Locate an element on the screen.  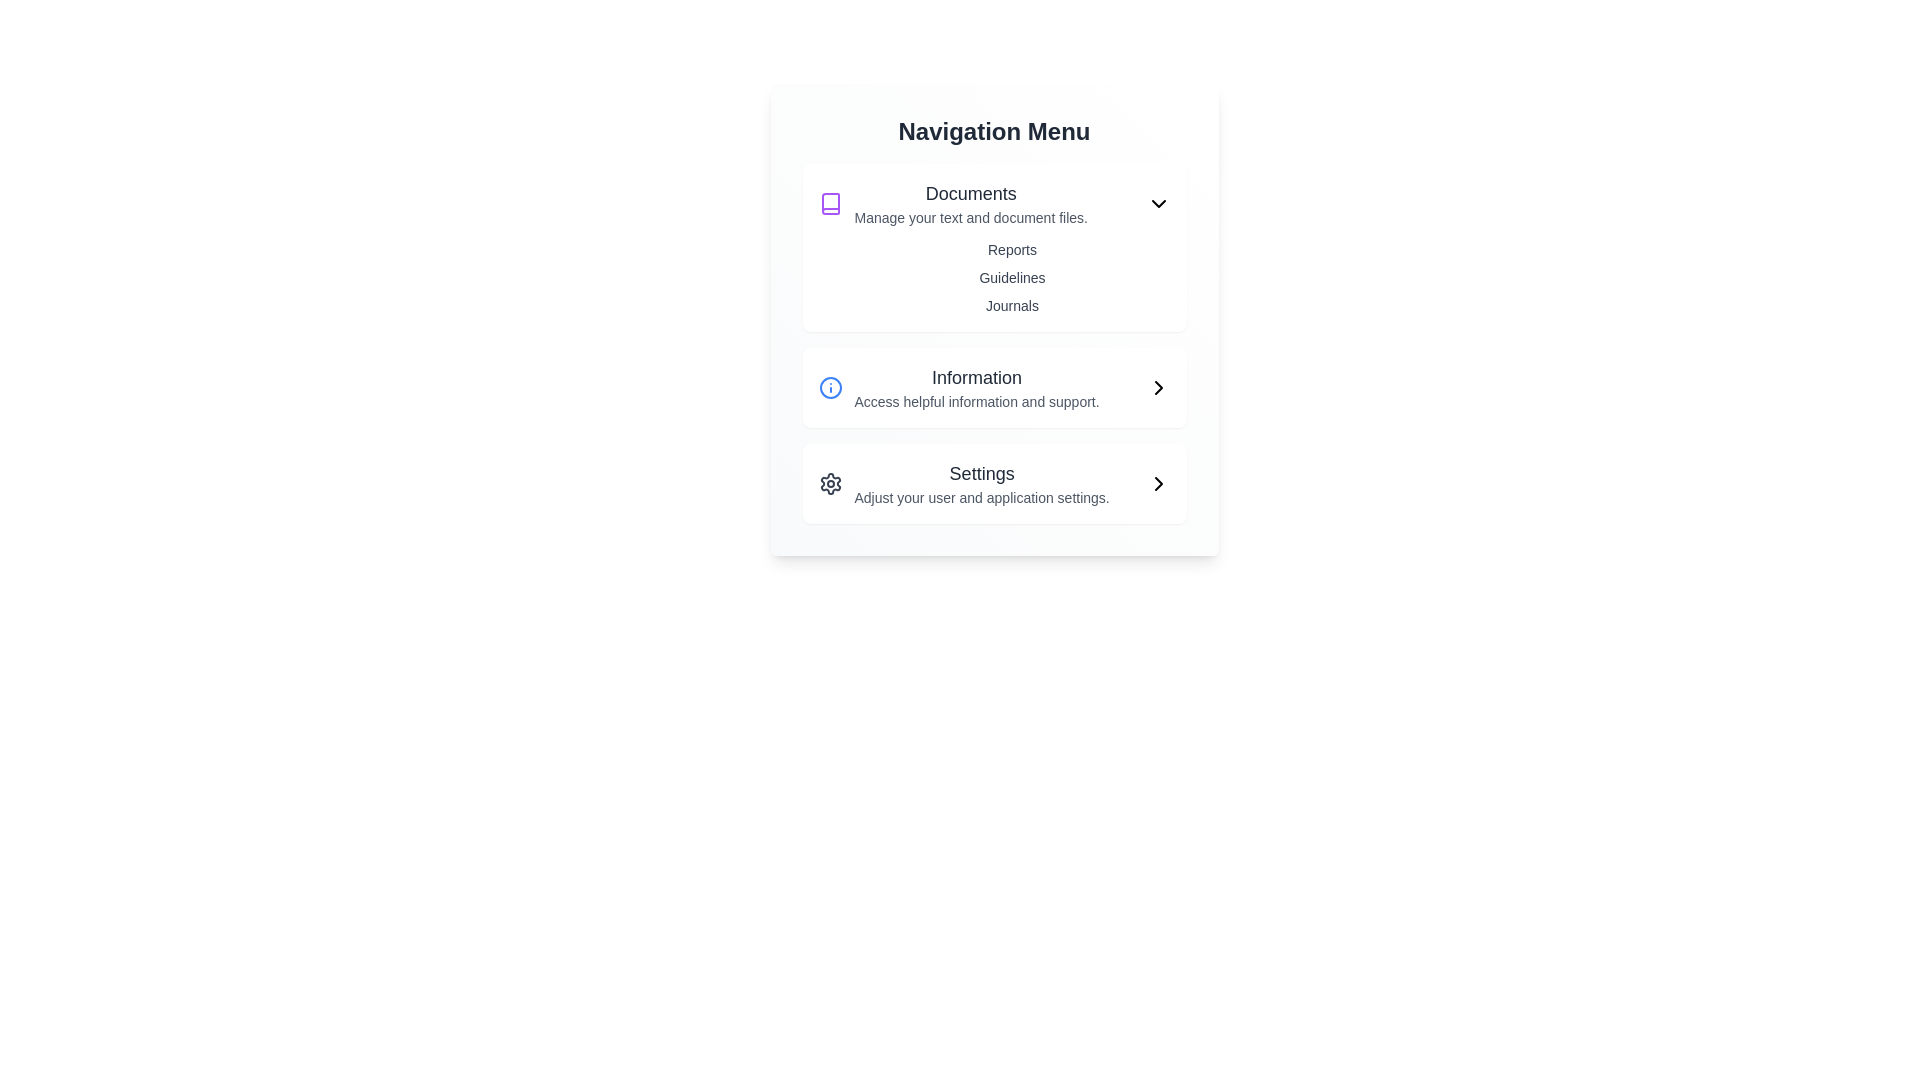
the 'Settings' clickable navigation card located at the bottom of the navigation menu is located at coordinates (994, 483).